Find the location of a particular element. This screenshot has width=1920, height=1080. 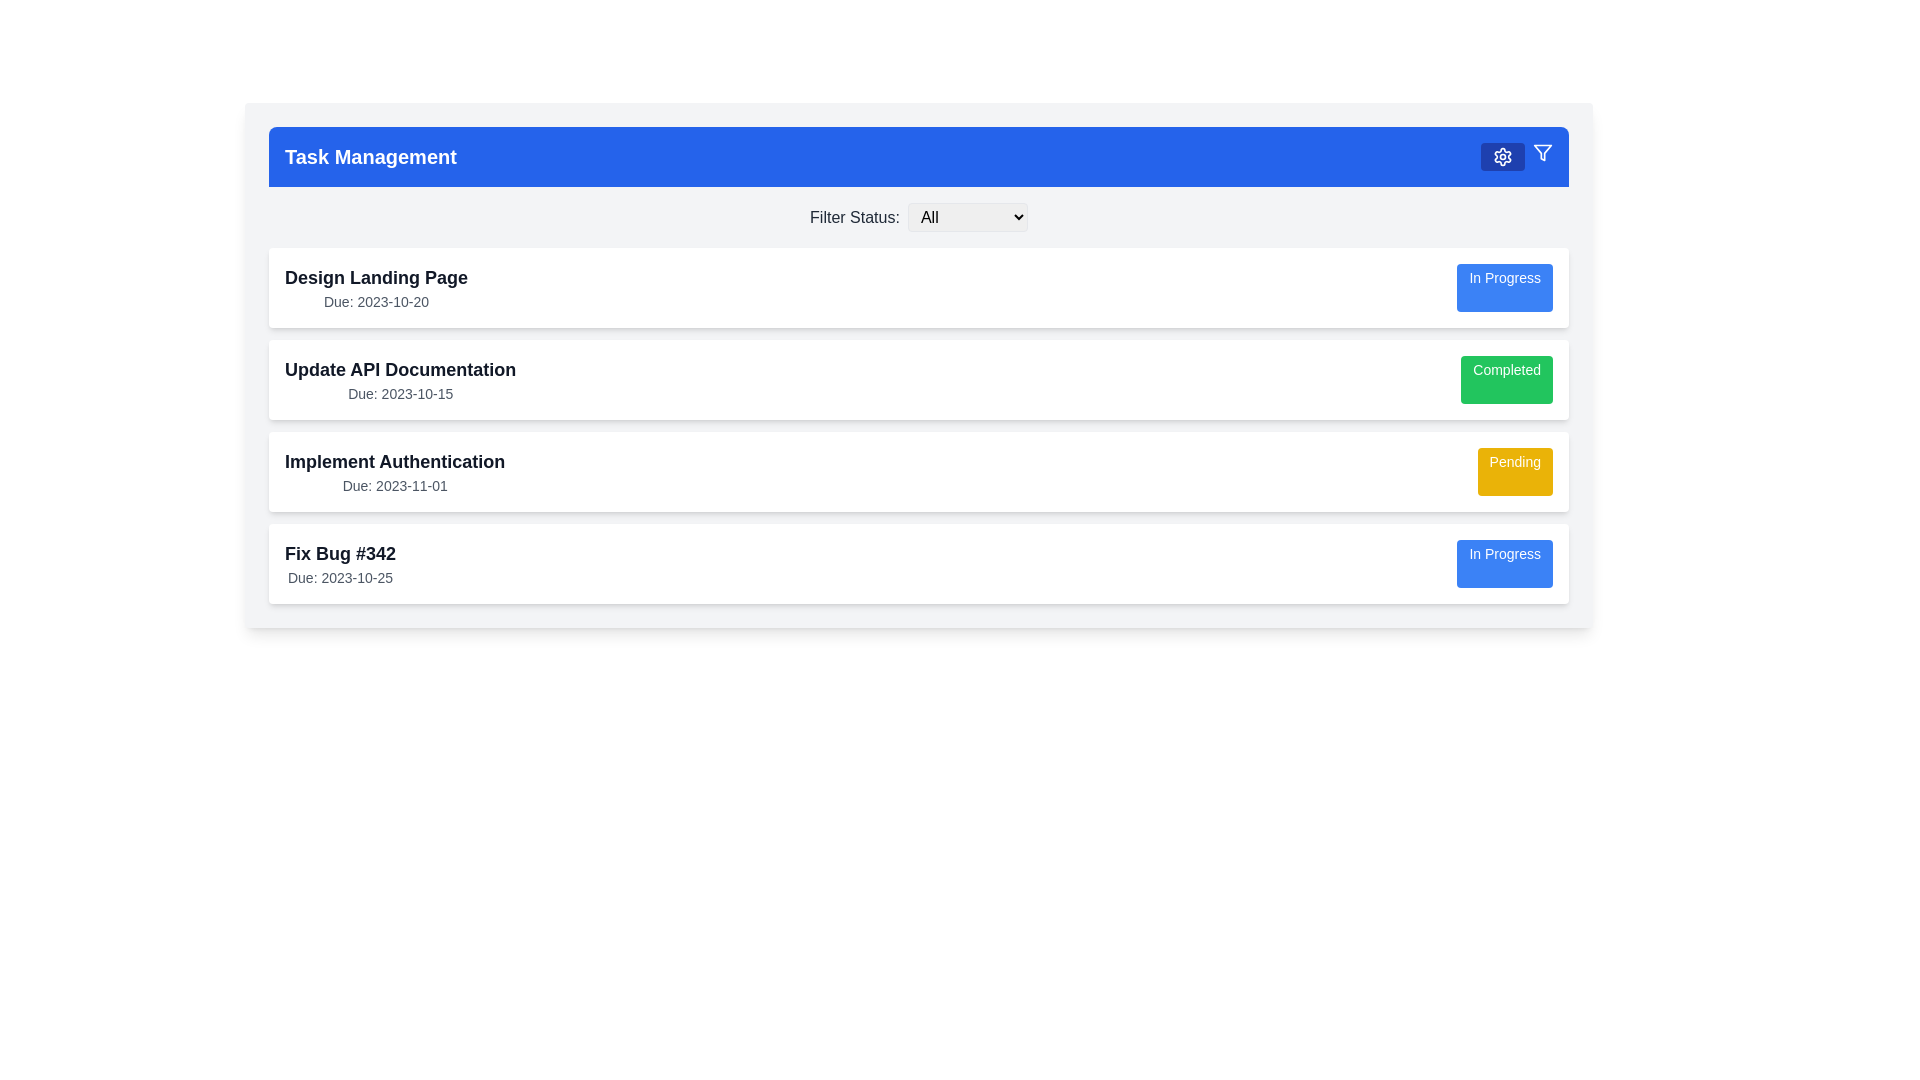

the filtering icon located at the top-right corner of the blue navigation bar is located at coordinates (1541, 152).